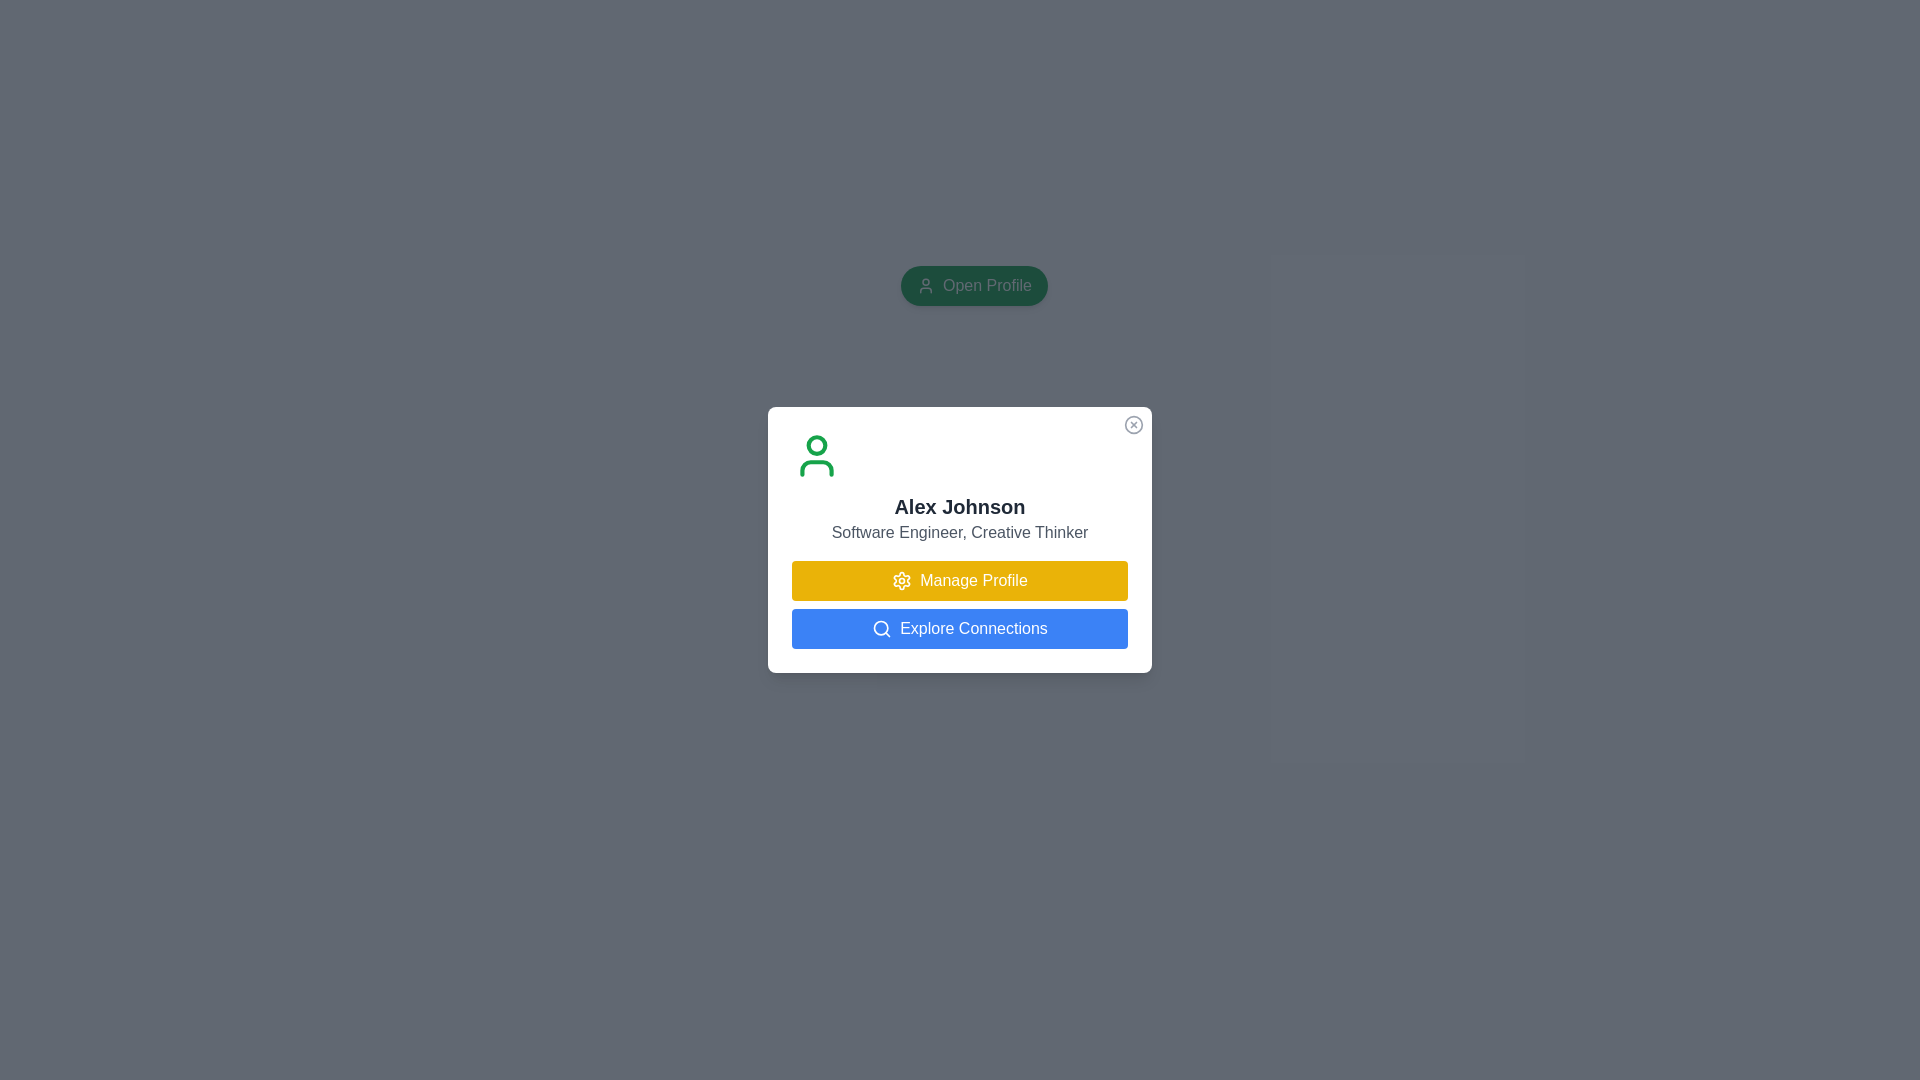 The width and height of the screenshot is (1920, 1080). Describe the element at coordinates (881, 627) in the screenshot. I see `the 'Explore Connections' button, which is visually represented by an icon located at the bottom left side of the white profile card` at that location.